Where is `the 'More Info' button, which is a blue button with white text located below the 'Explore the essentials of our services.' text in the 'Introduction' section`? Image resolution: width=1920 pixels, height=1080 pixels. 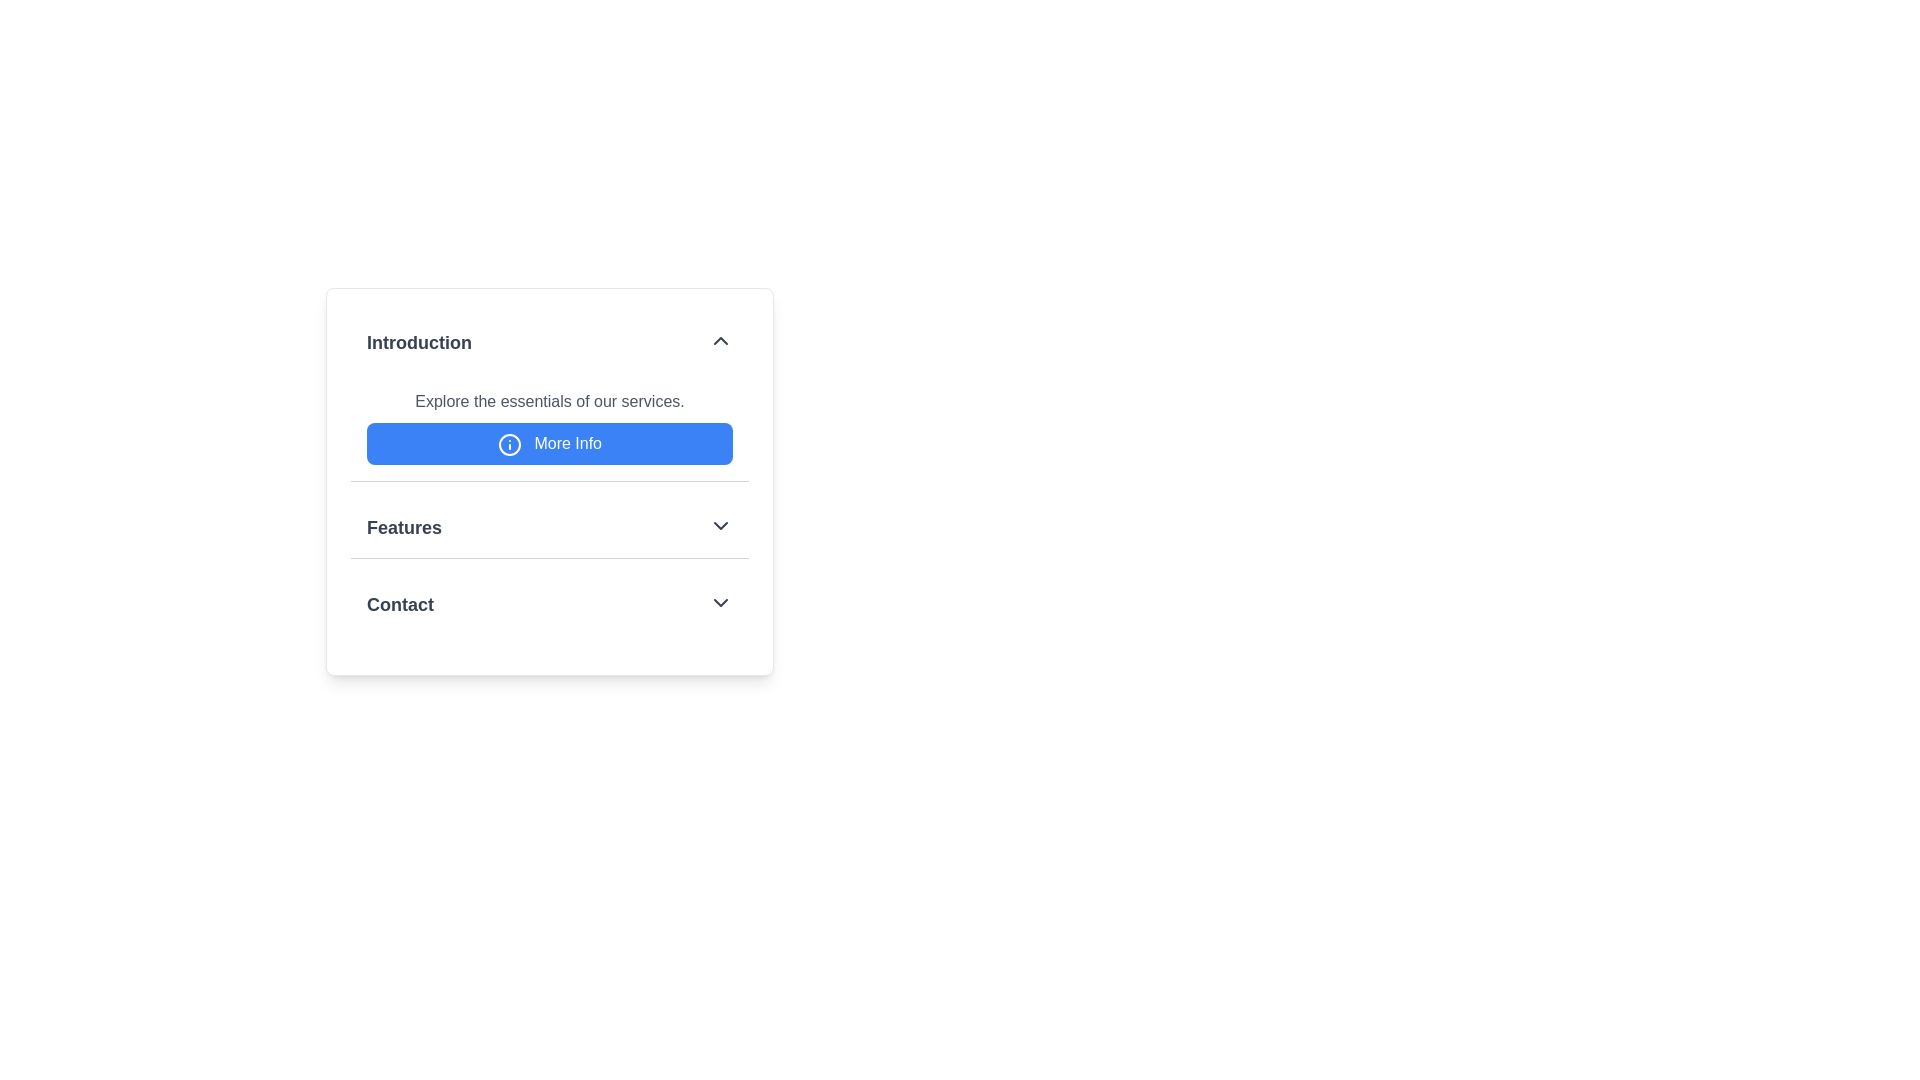 the 'More Info' button, which is a blue button with white text located below the 'Explore the essentials of our services.' text in the 'Introduction' section is located at coordinates (550, 426).